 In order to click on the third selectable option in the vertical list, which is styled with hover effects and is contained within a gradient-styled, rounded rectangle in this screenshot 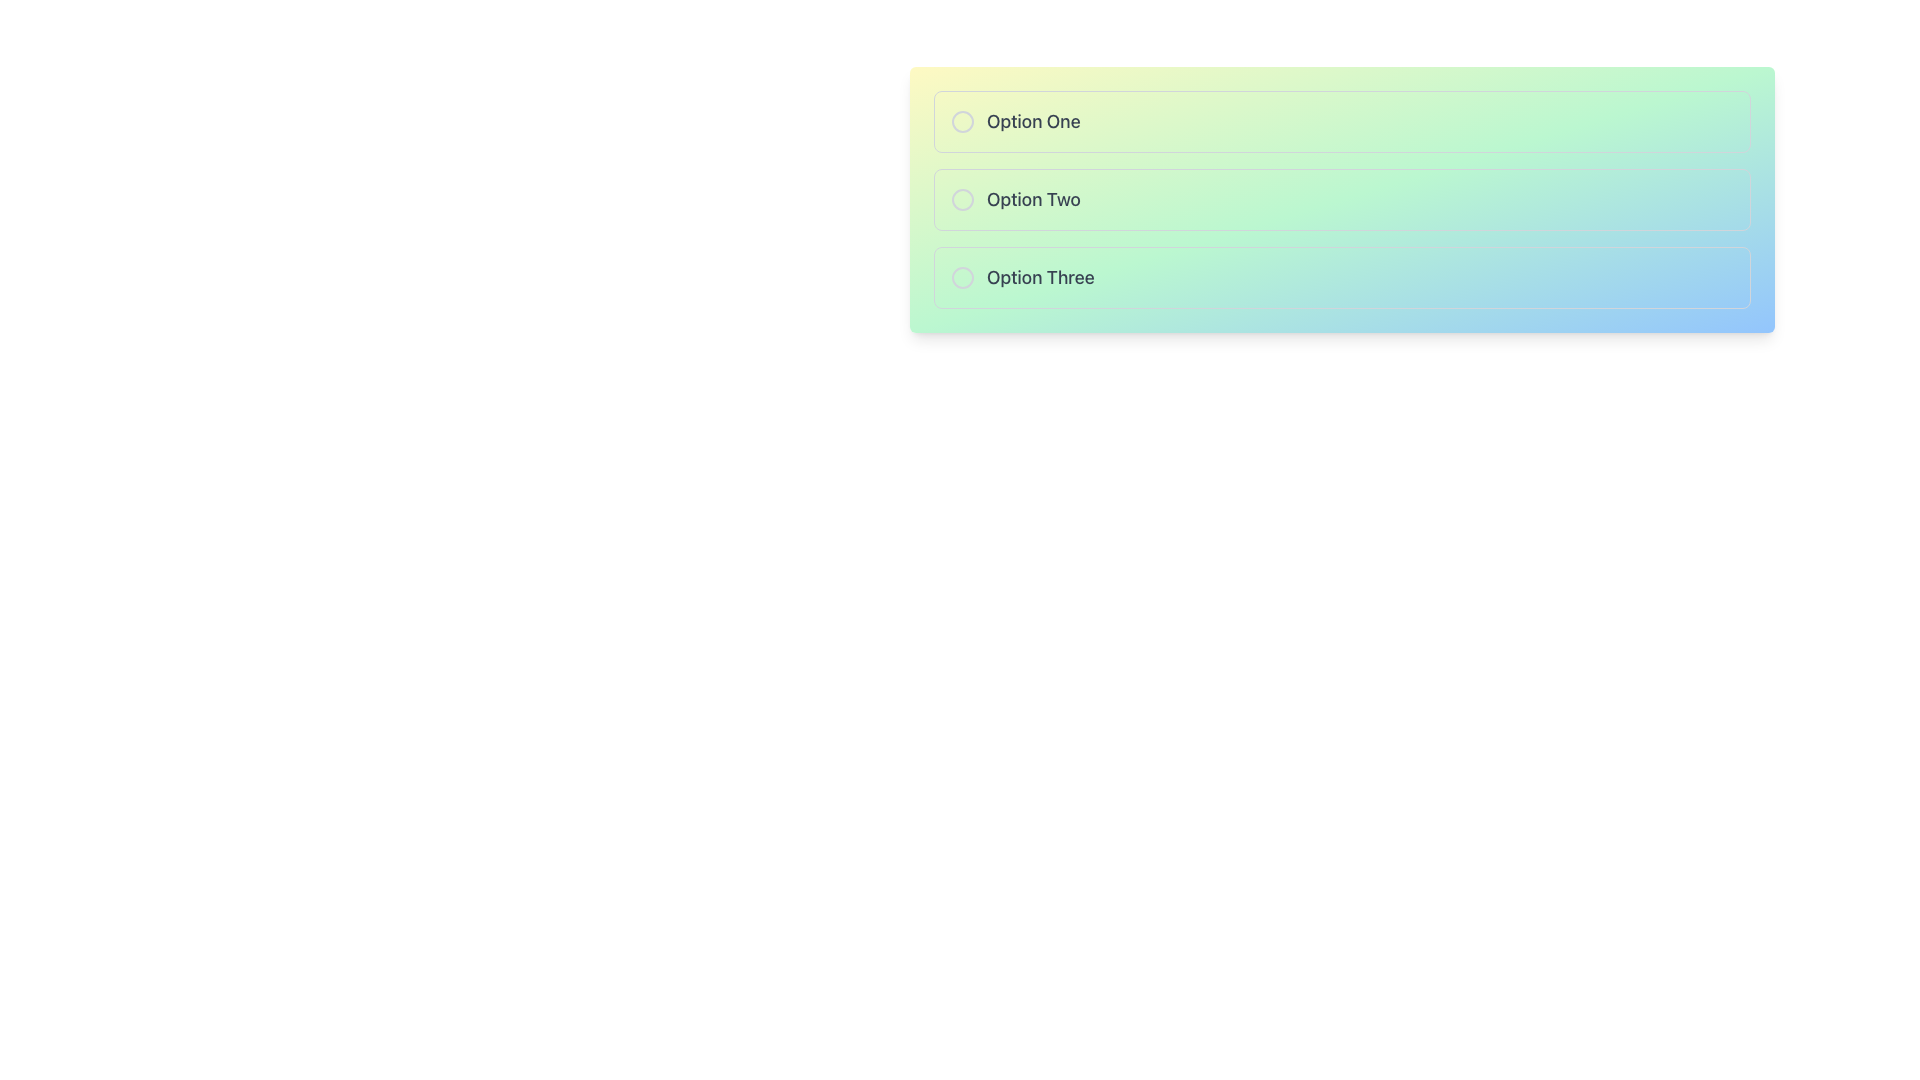, I will do `click(1342, 277)`.